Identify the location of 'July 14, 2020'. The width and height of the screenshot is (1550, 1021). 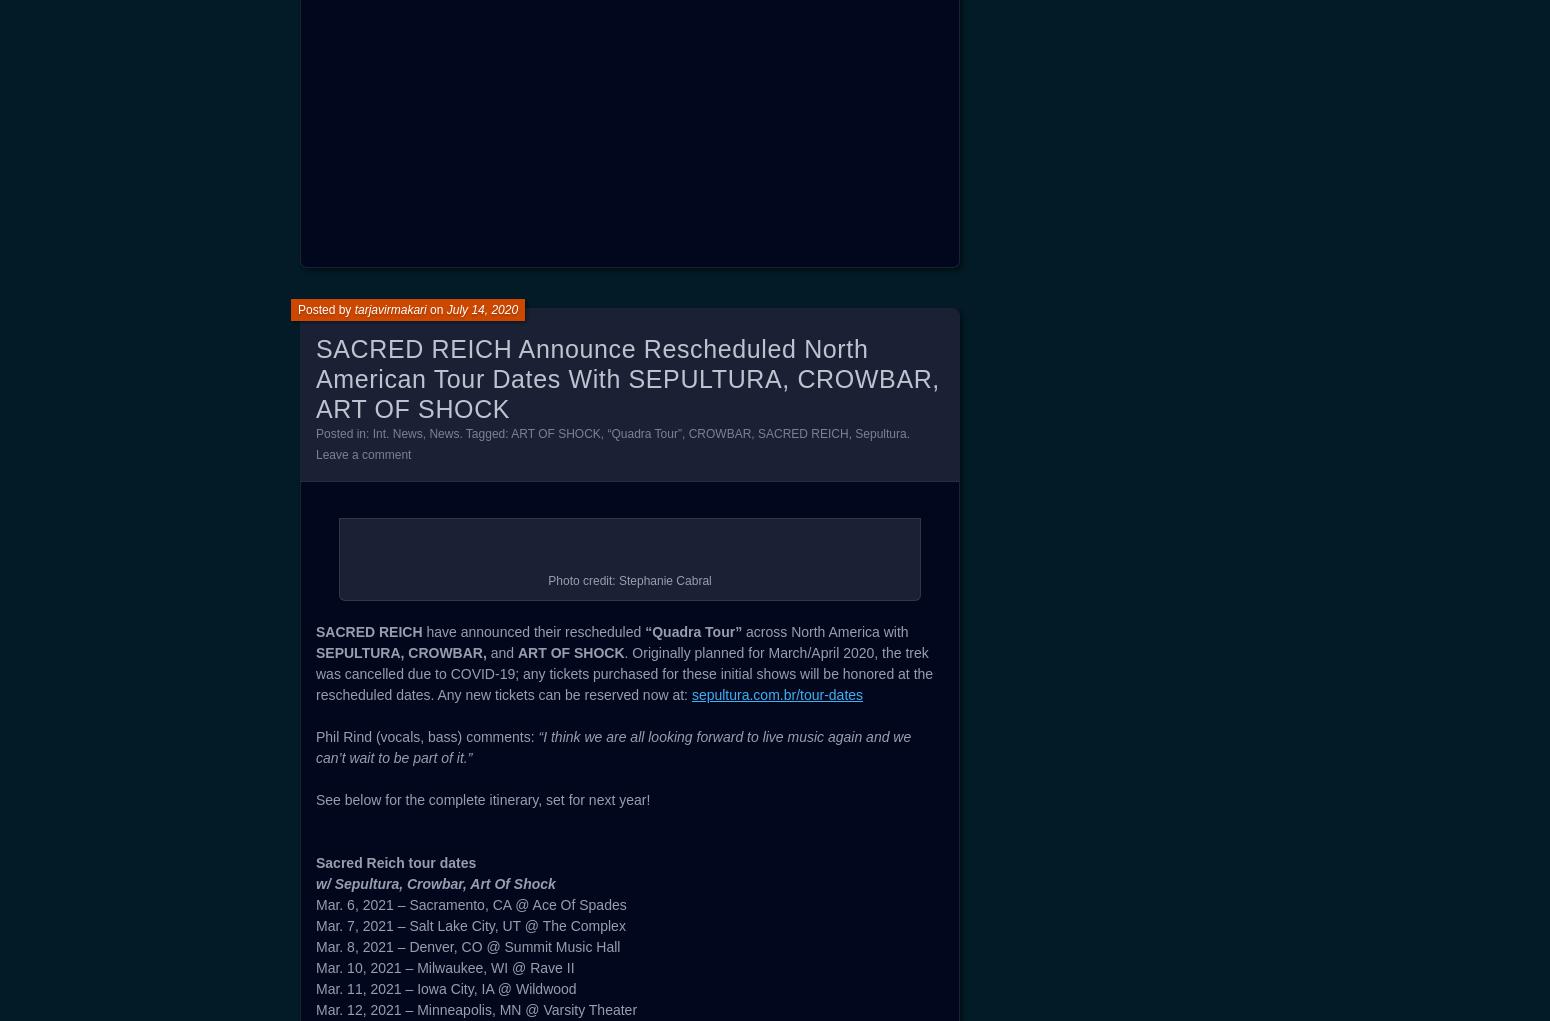
(445, 891).